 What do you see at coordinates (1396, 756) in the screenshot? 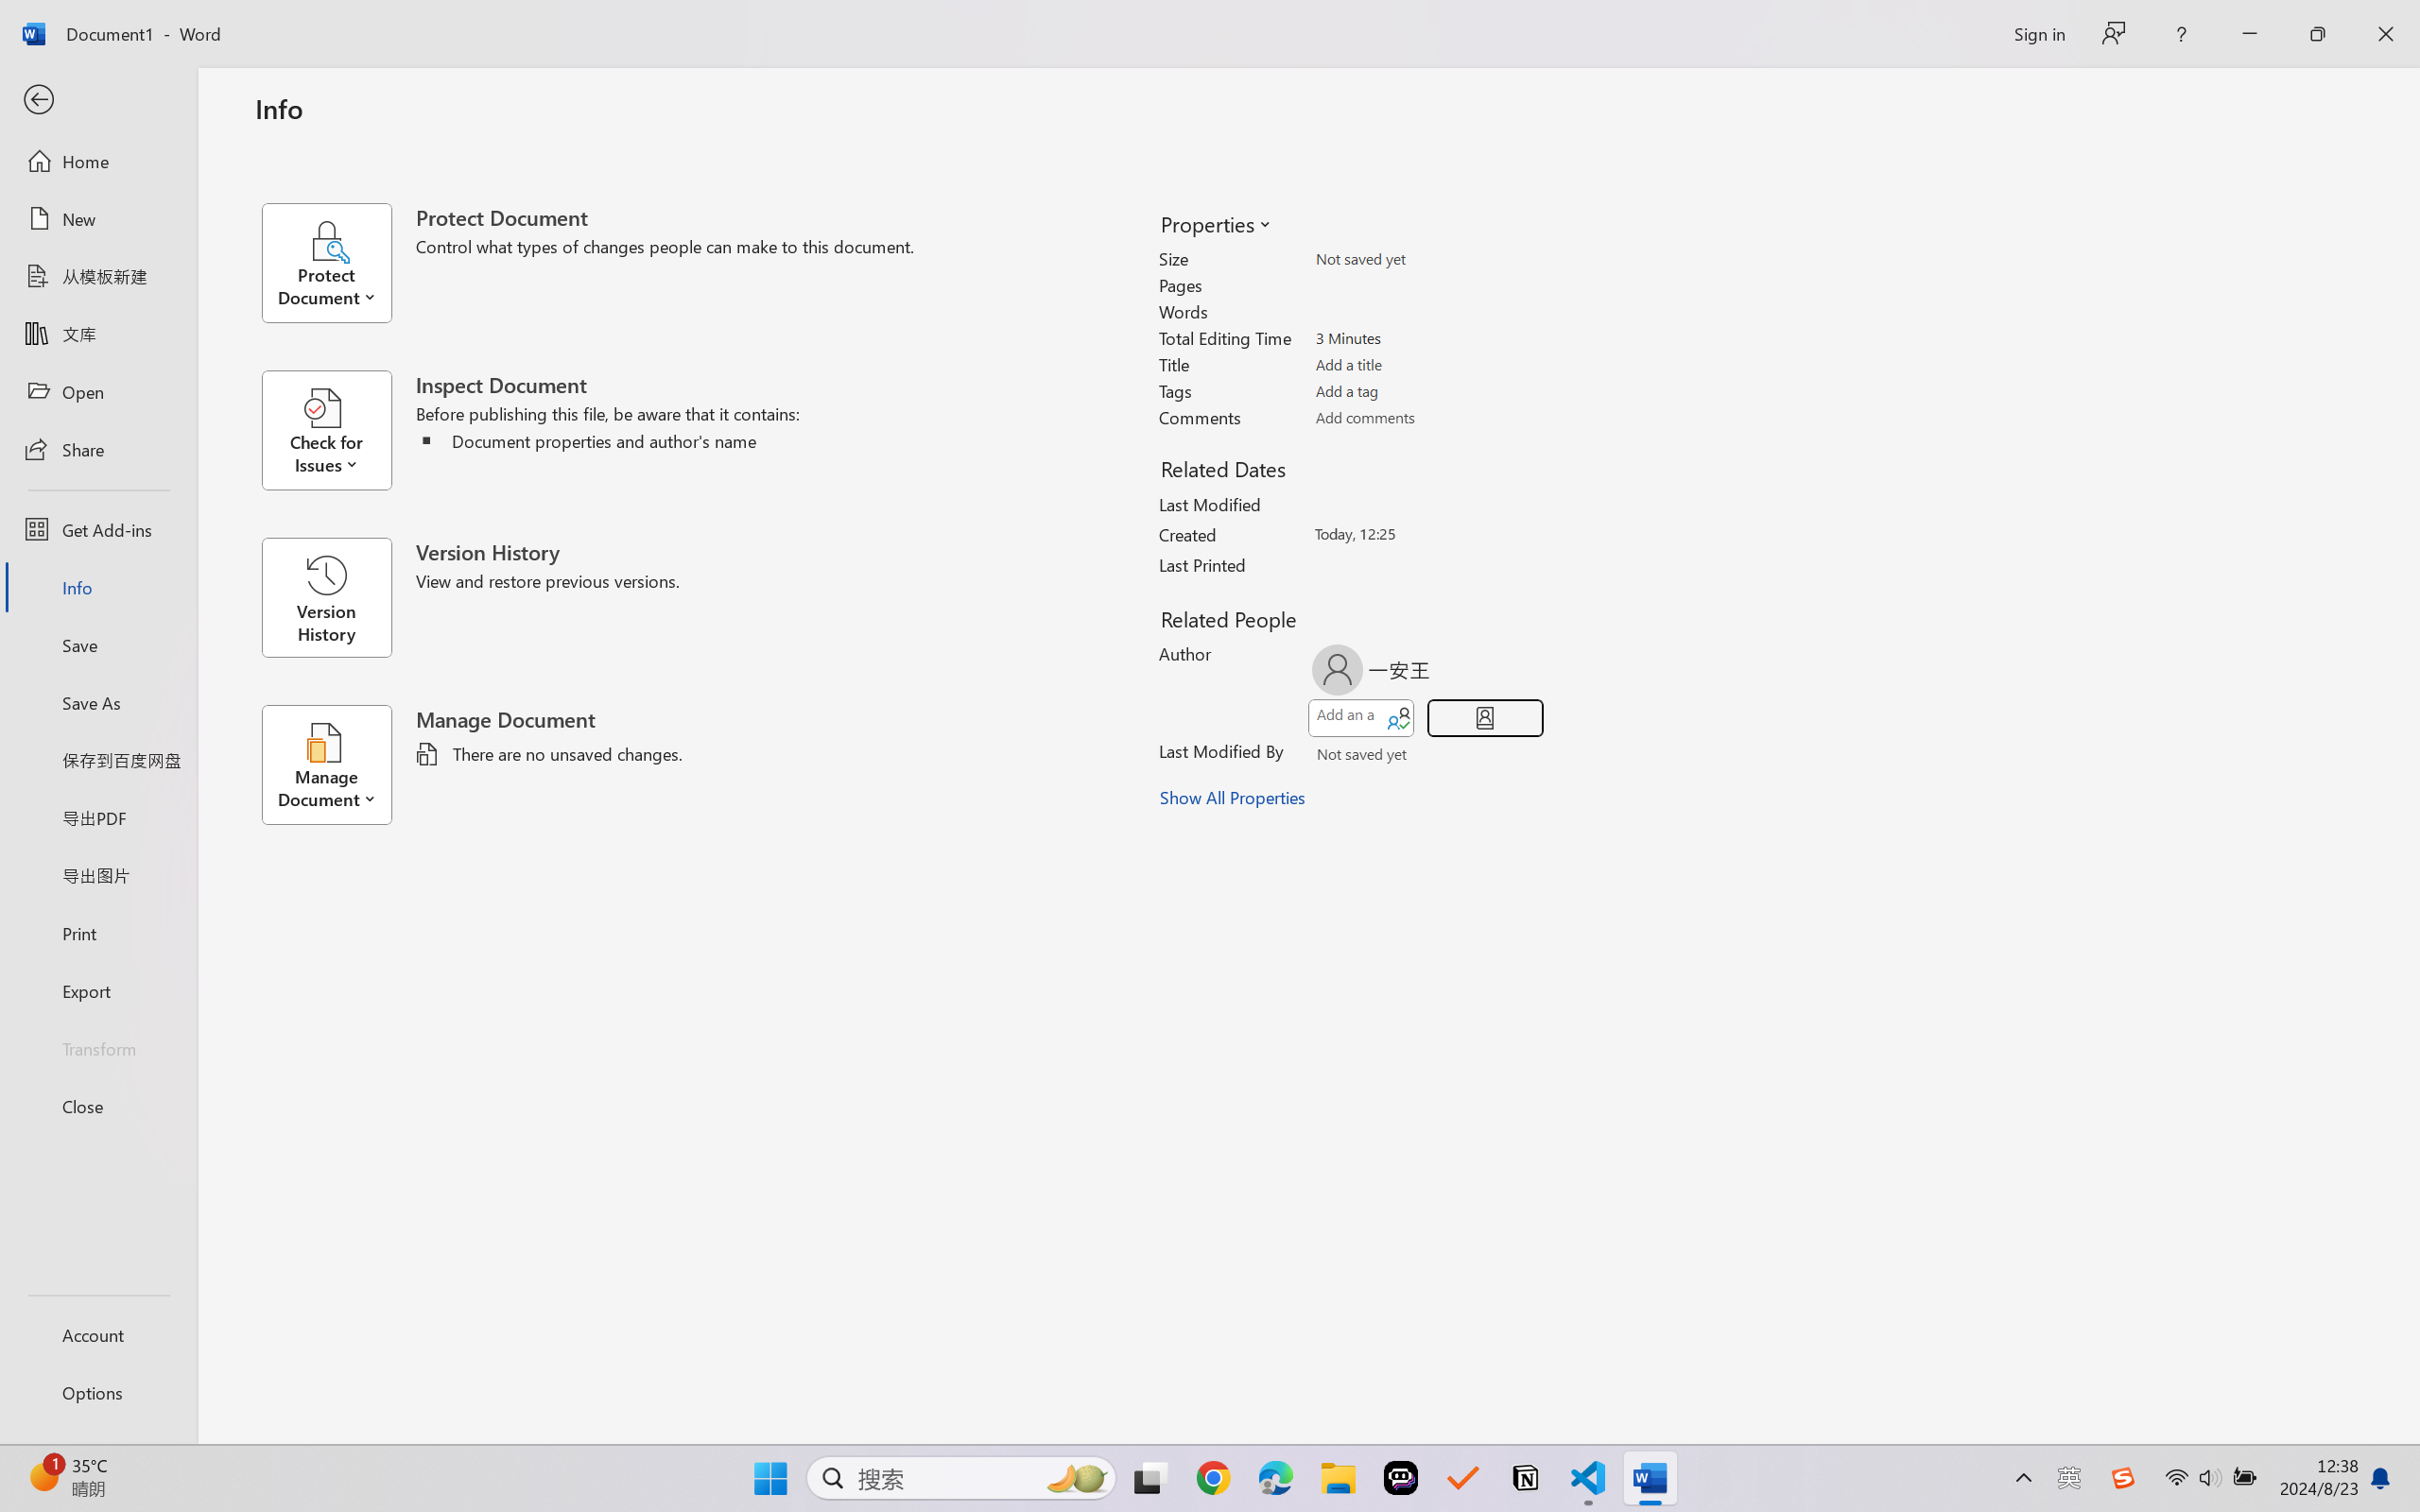
I see `'Verify Names'` at bounding box center [1396, 756].